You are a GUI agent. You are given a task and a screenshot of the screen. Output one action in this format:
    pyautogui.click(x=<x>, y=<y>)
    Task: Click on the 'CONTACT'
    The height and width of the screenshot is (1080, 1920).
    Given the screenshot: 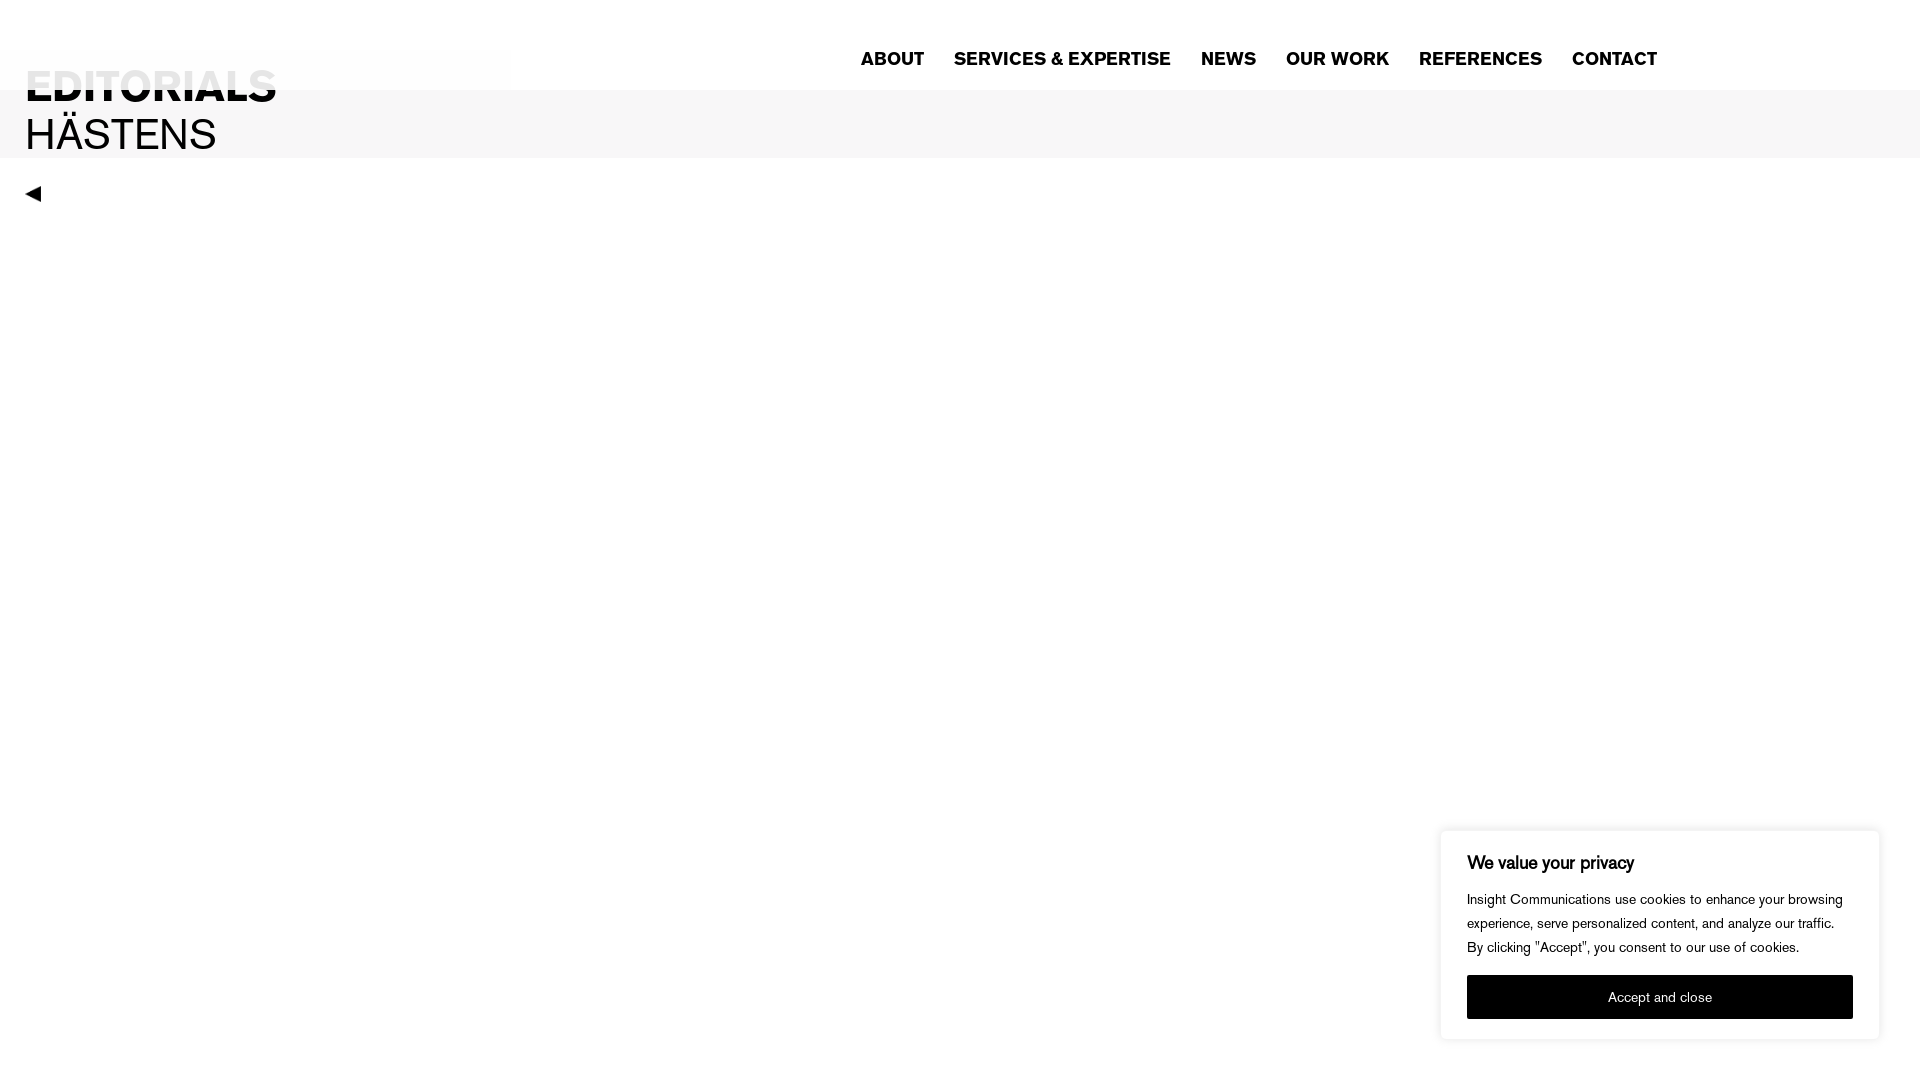 What is the action you would take?
    pyautogui.click(x=1614, y=62)
    